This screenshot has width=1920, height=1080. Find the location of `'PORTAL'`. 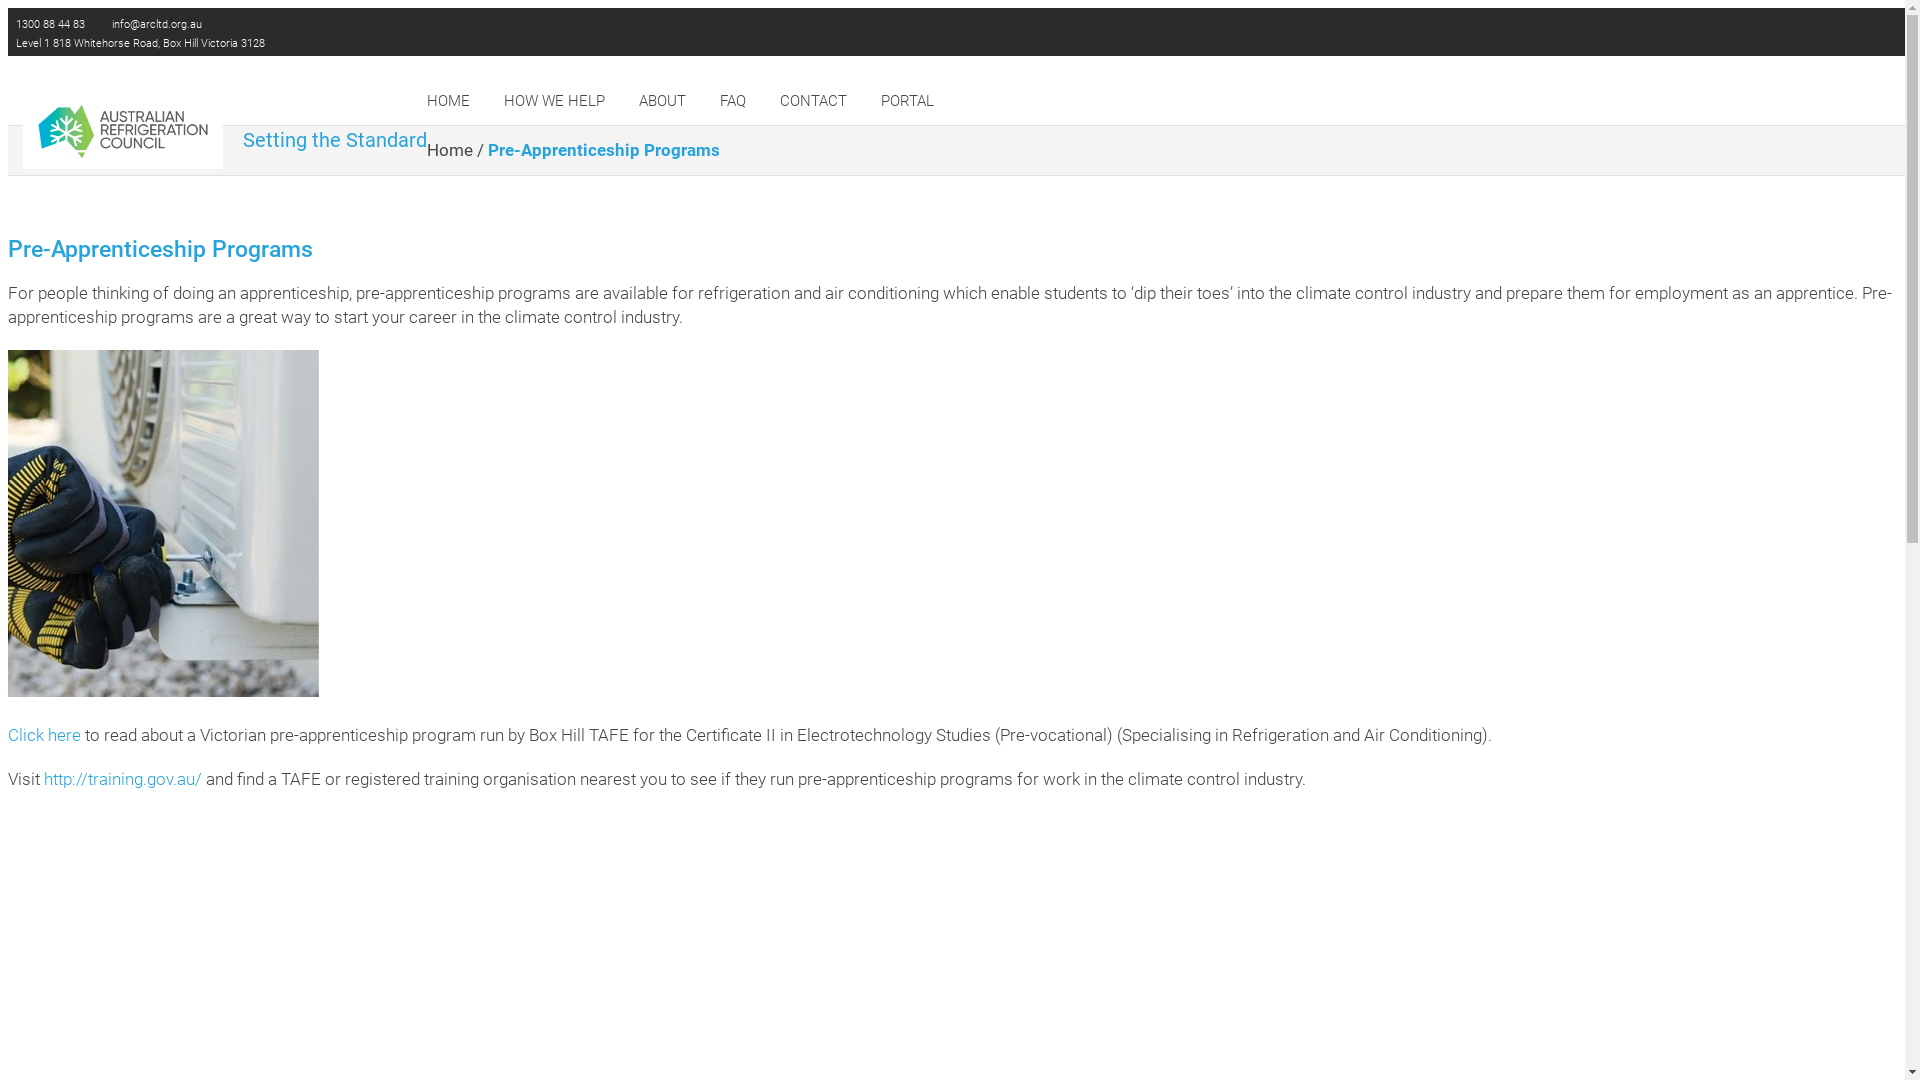

'PORTAL' is located at coordinates (906, 100).